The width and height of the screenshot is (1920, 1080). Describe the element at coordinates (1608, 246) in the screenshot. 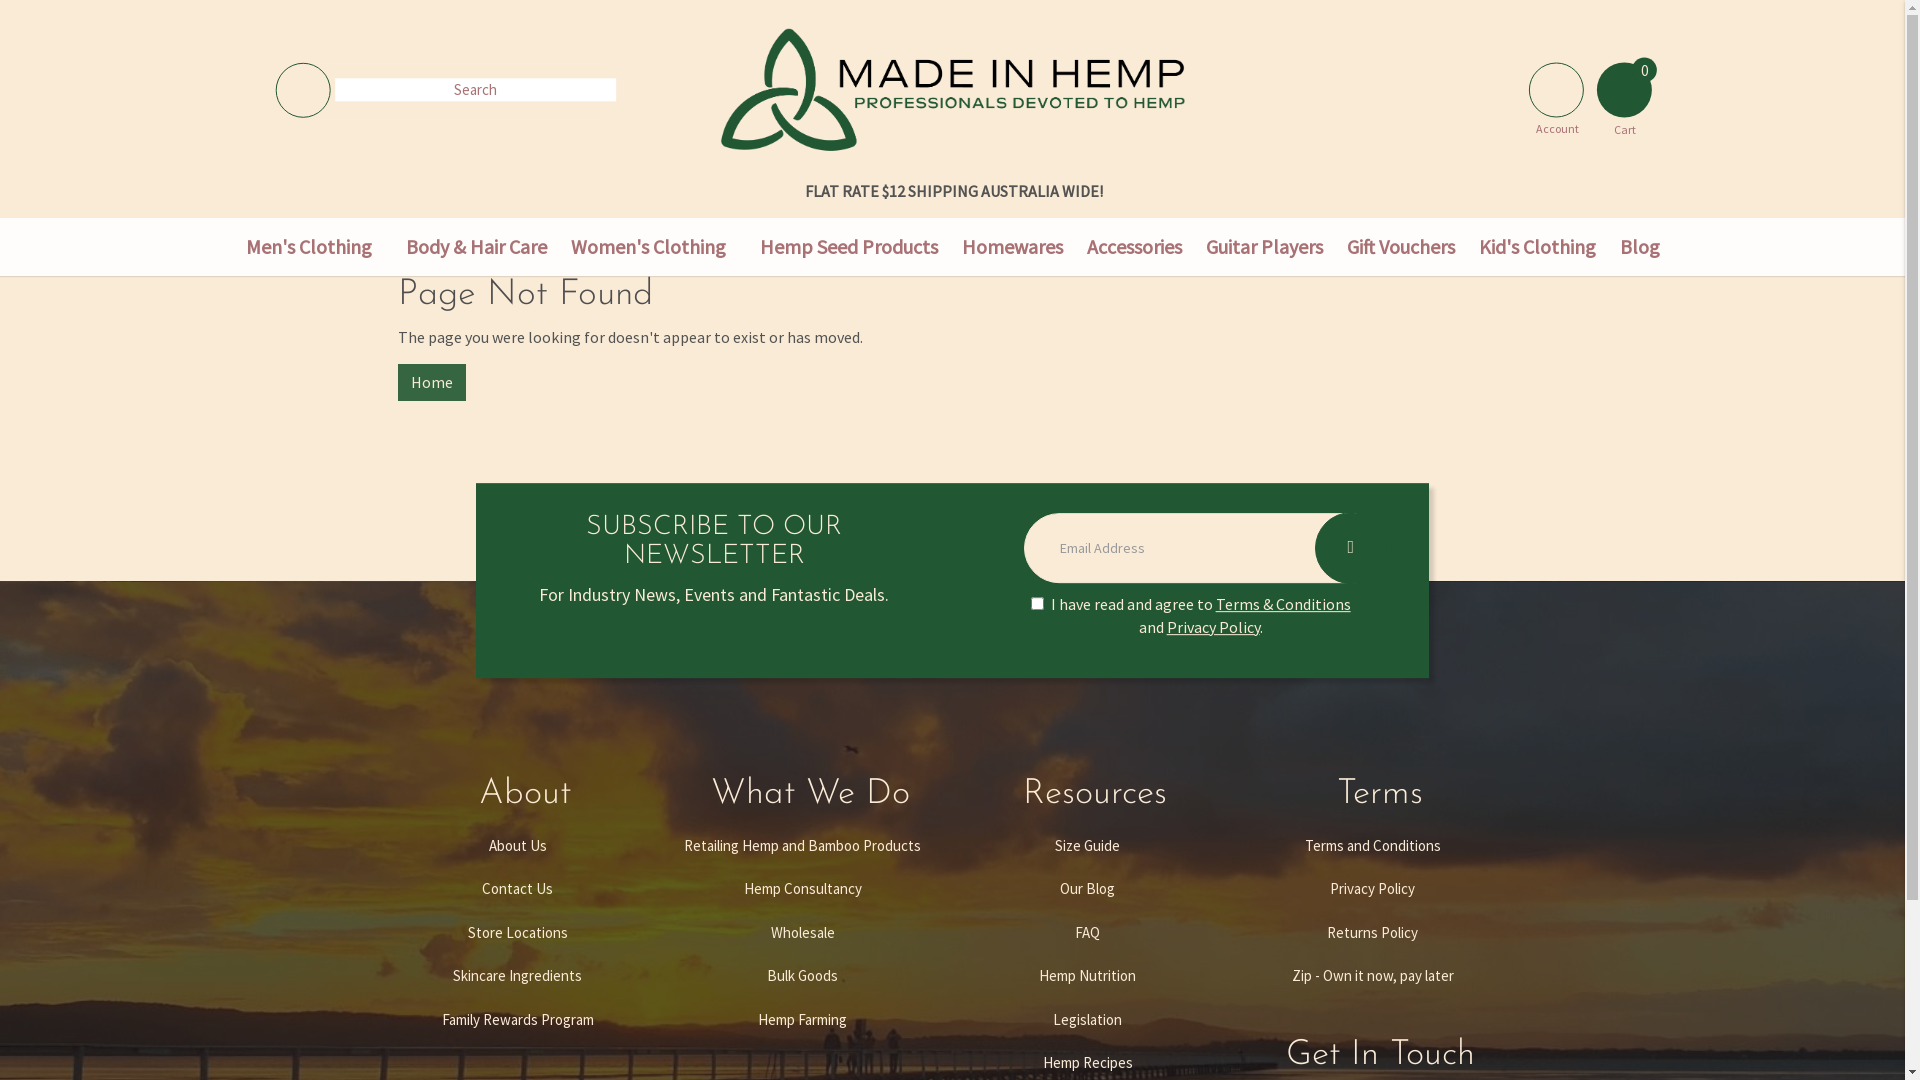

I see `'Blog'` at that location.